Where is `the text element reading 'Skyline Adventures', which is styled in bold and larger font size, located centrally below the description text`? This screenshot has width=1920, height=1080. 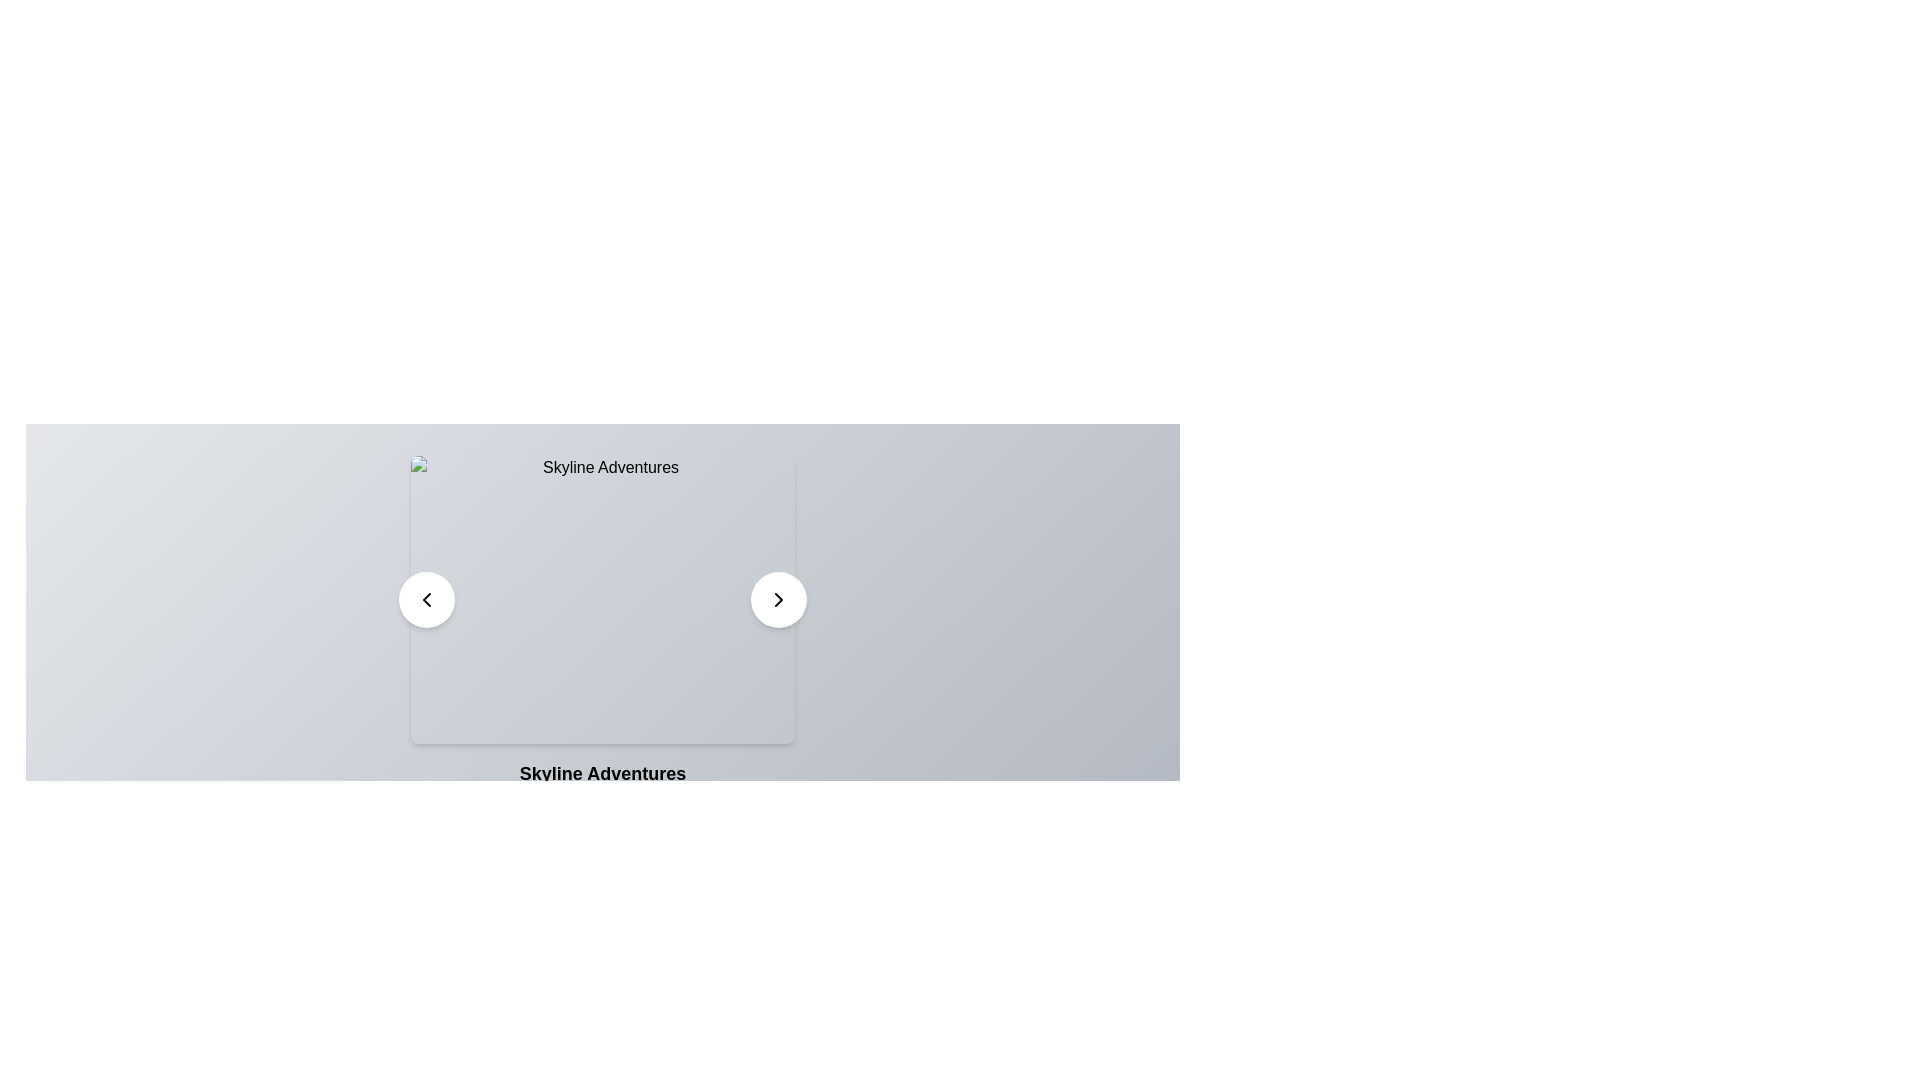
the text element reading 'Skyline Adventures', which is styled in bold and larger font size, located centrally below the description text is located at coordinates (602, 773).